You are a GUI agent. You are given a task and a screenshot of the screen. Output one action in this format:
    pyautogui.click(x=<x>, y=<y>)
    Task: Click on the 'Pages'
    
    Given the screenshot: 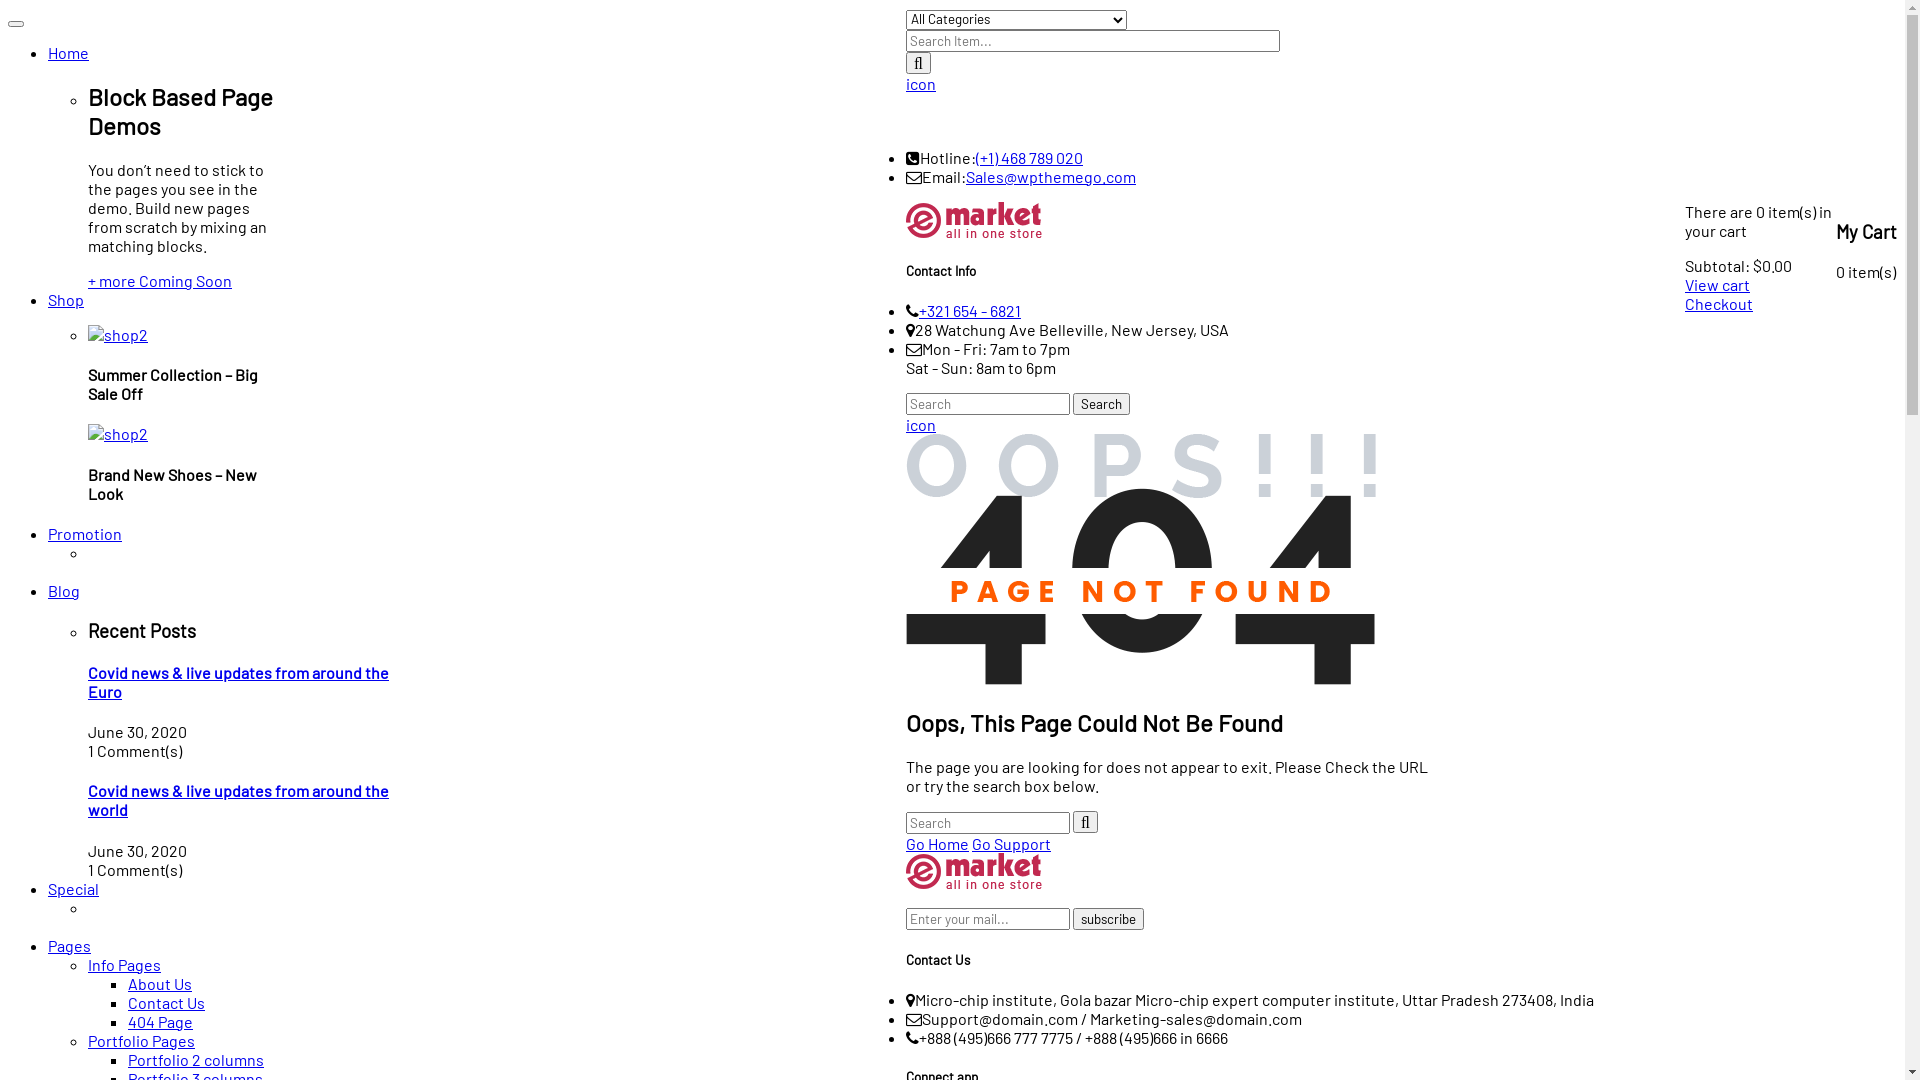 What is the action you would take?
    pyautogui.click(x=69, y=945)
    